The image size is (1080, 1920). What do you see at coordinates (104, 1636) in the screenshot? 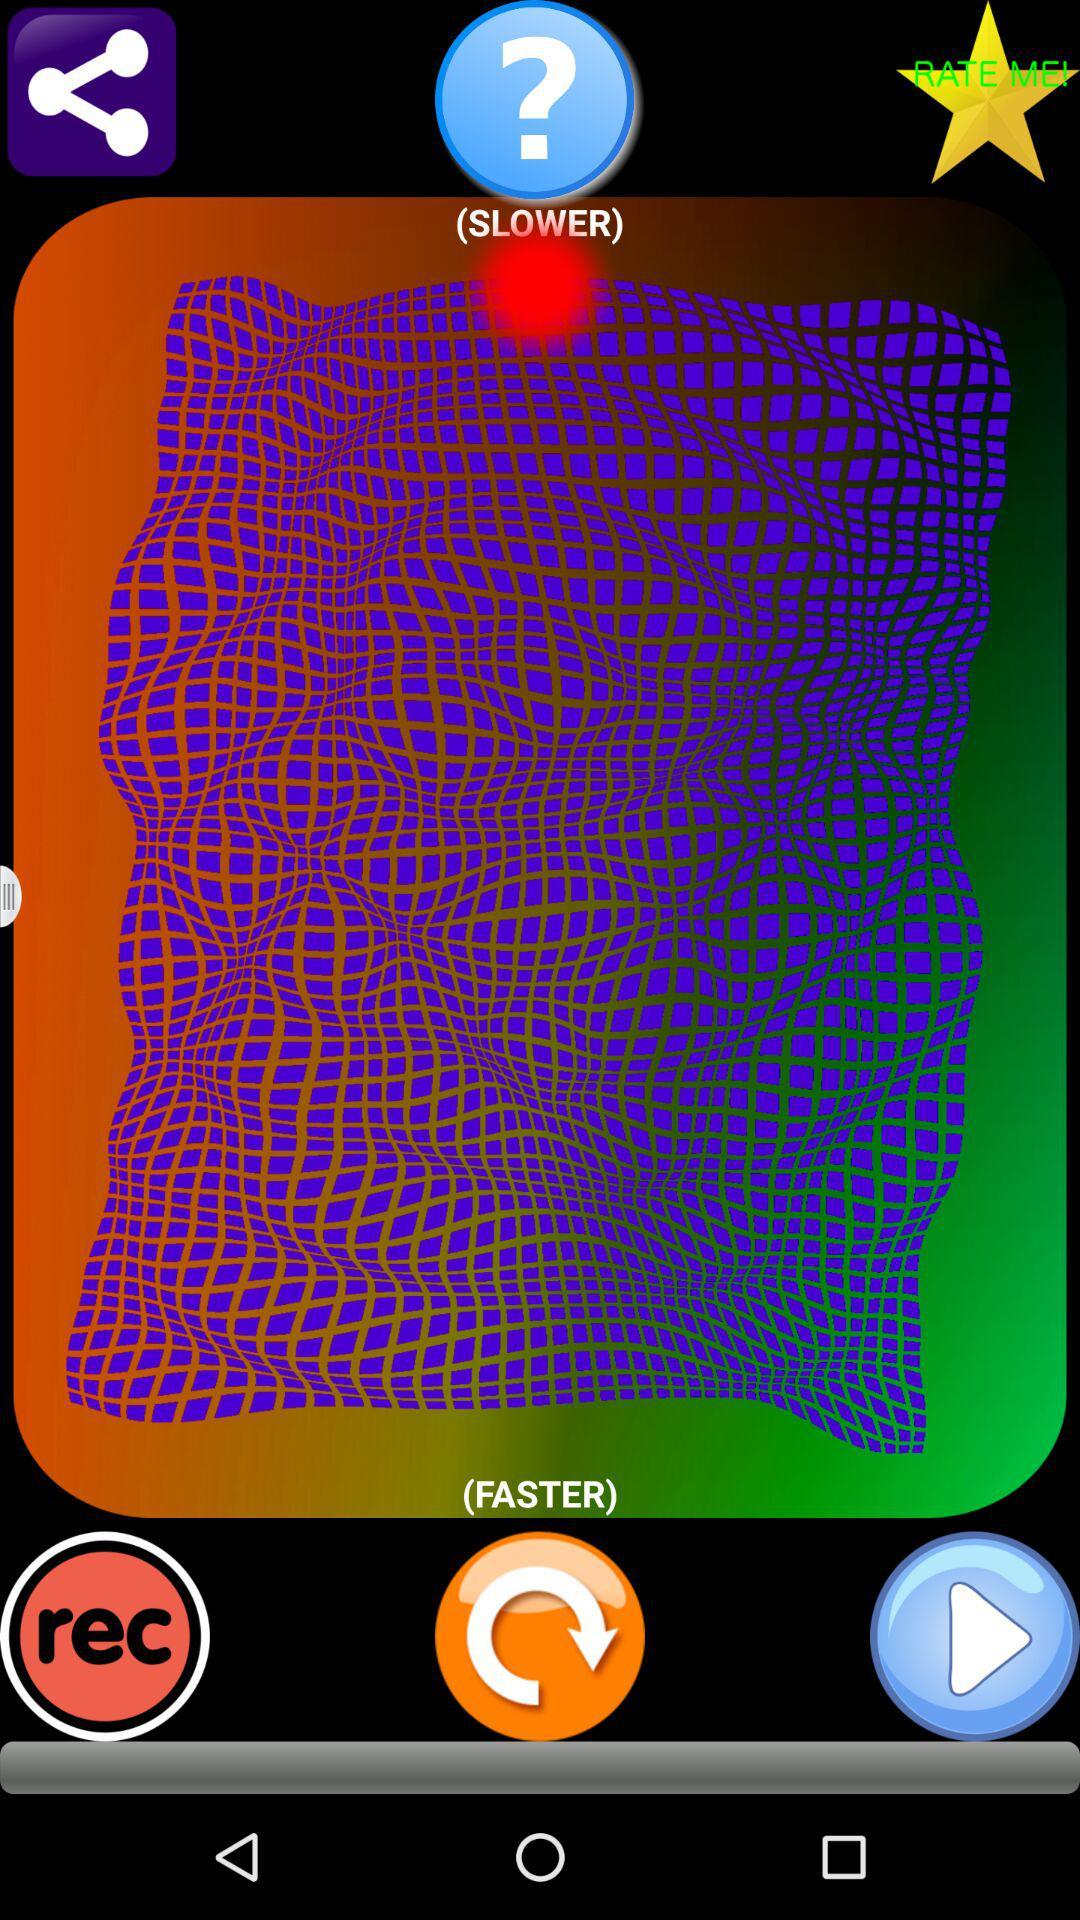
I see `record button` at bounding box center [104, 1636].